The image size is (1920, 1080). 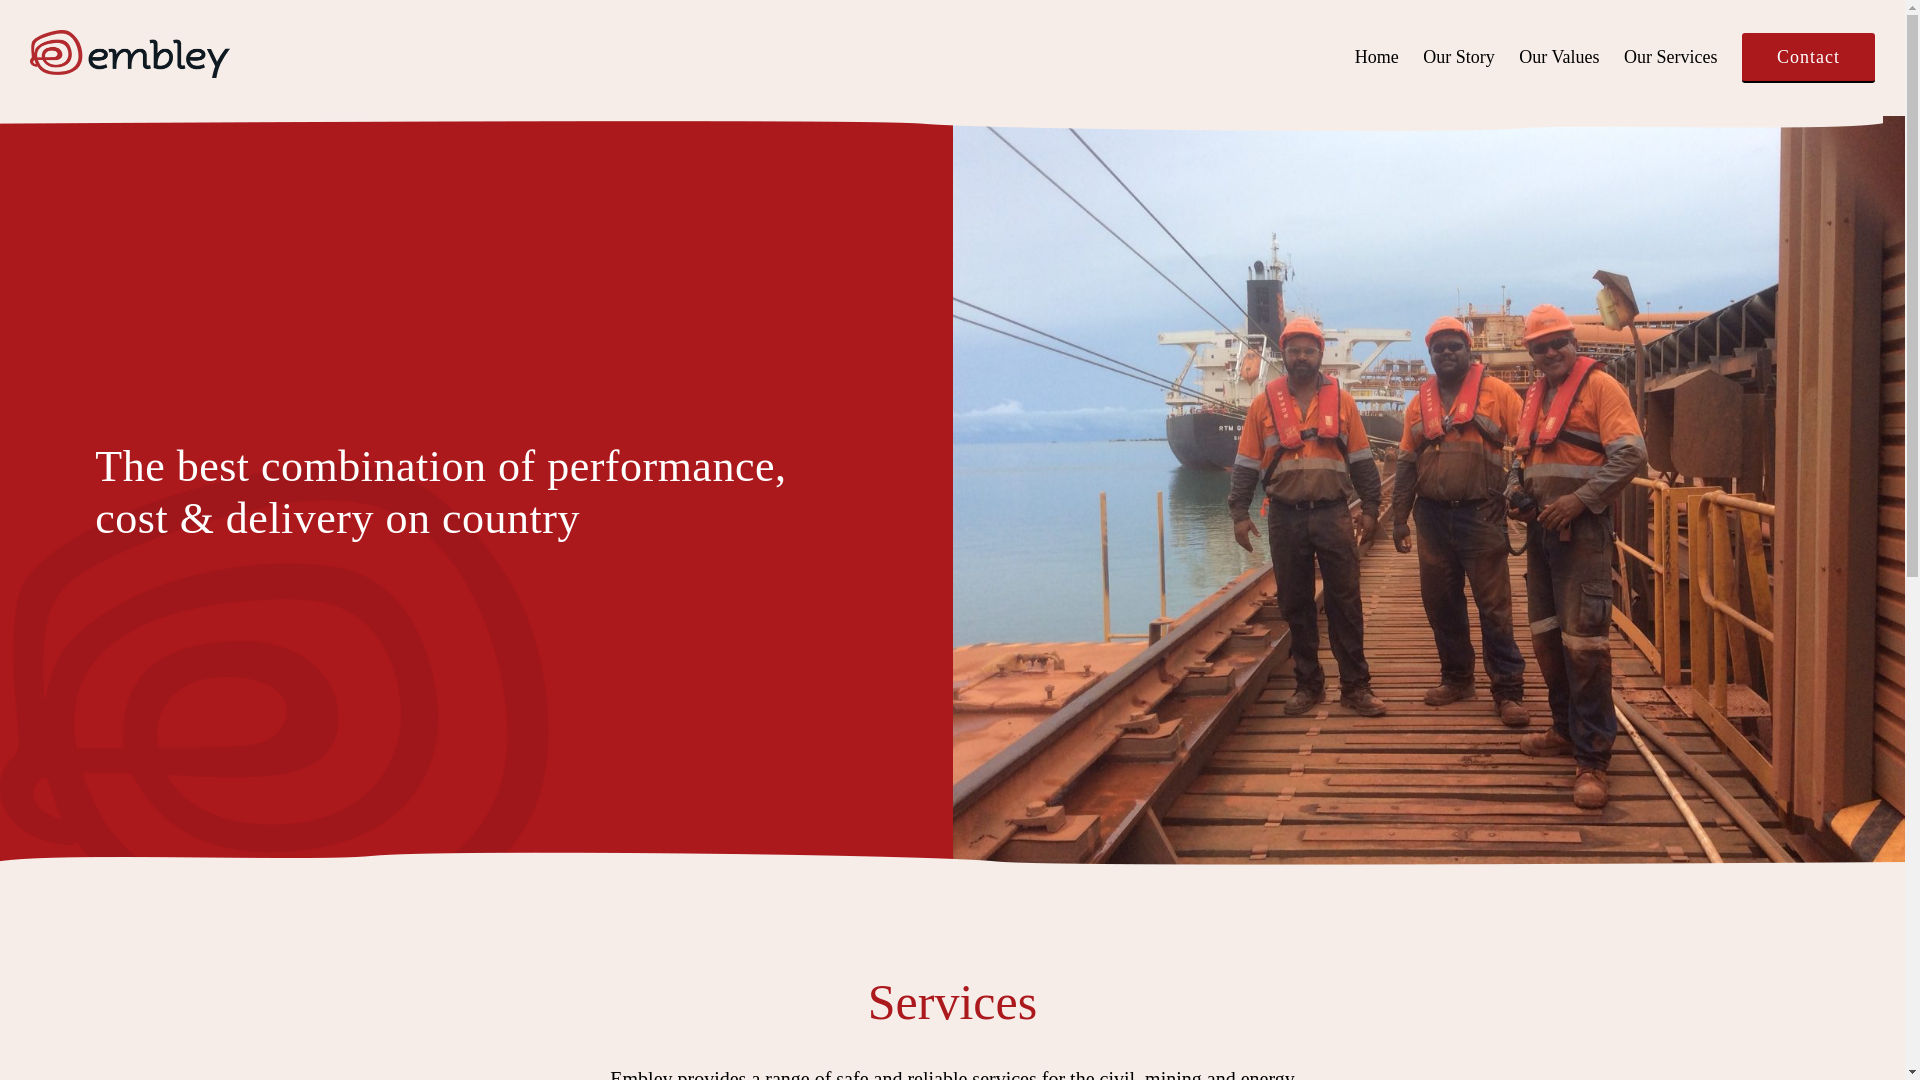 I want to click on 'Our Story', so click(x=1459, y=56).